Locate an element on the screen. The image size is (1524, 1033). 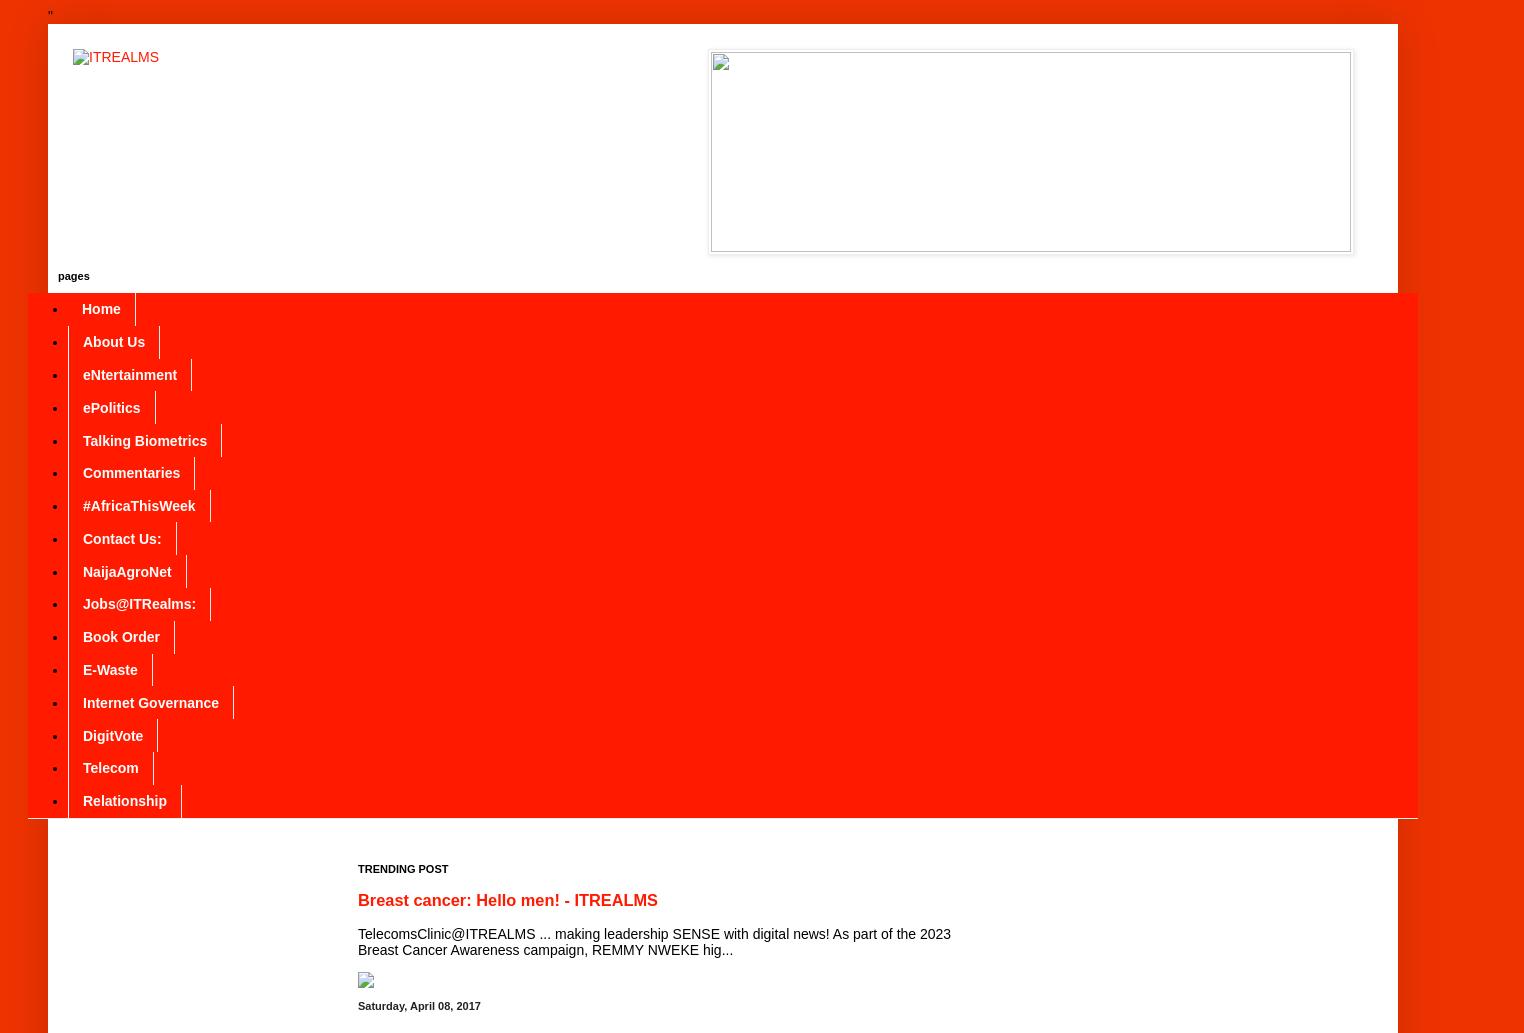
'TelecomsClinic@ITREALMS ... making leadership SENSE with digital news! As part of the 2023 Breast Cancer Awareness campaign, REMMY NWEKE hig...' is located at coordinates (357, 940).